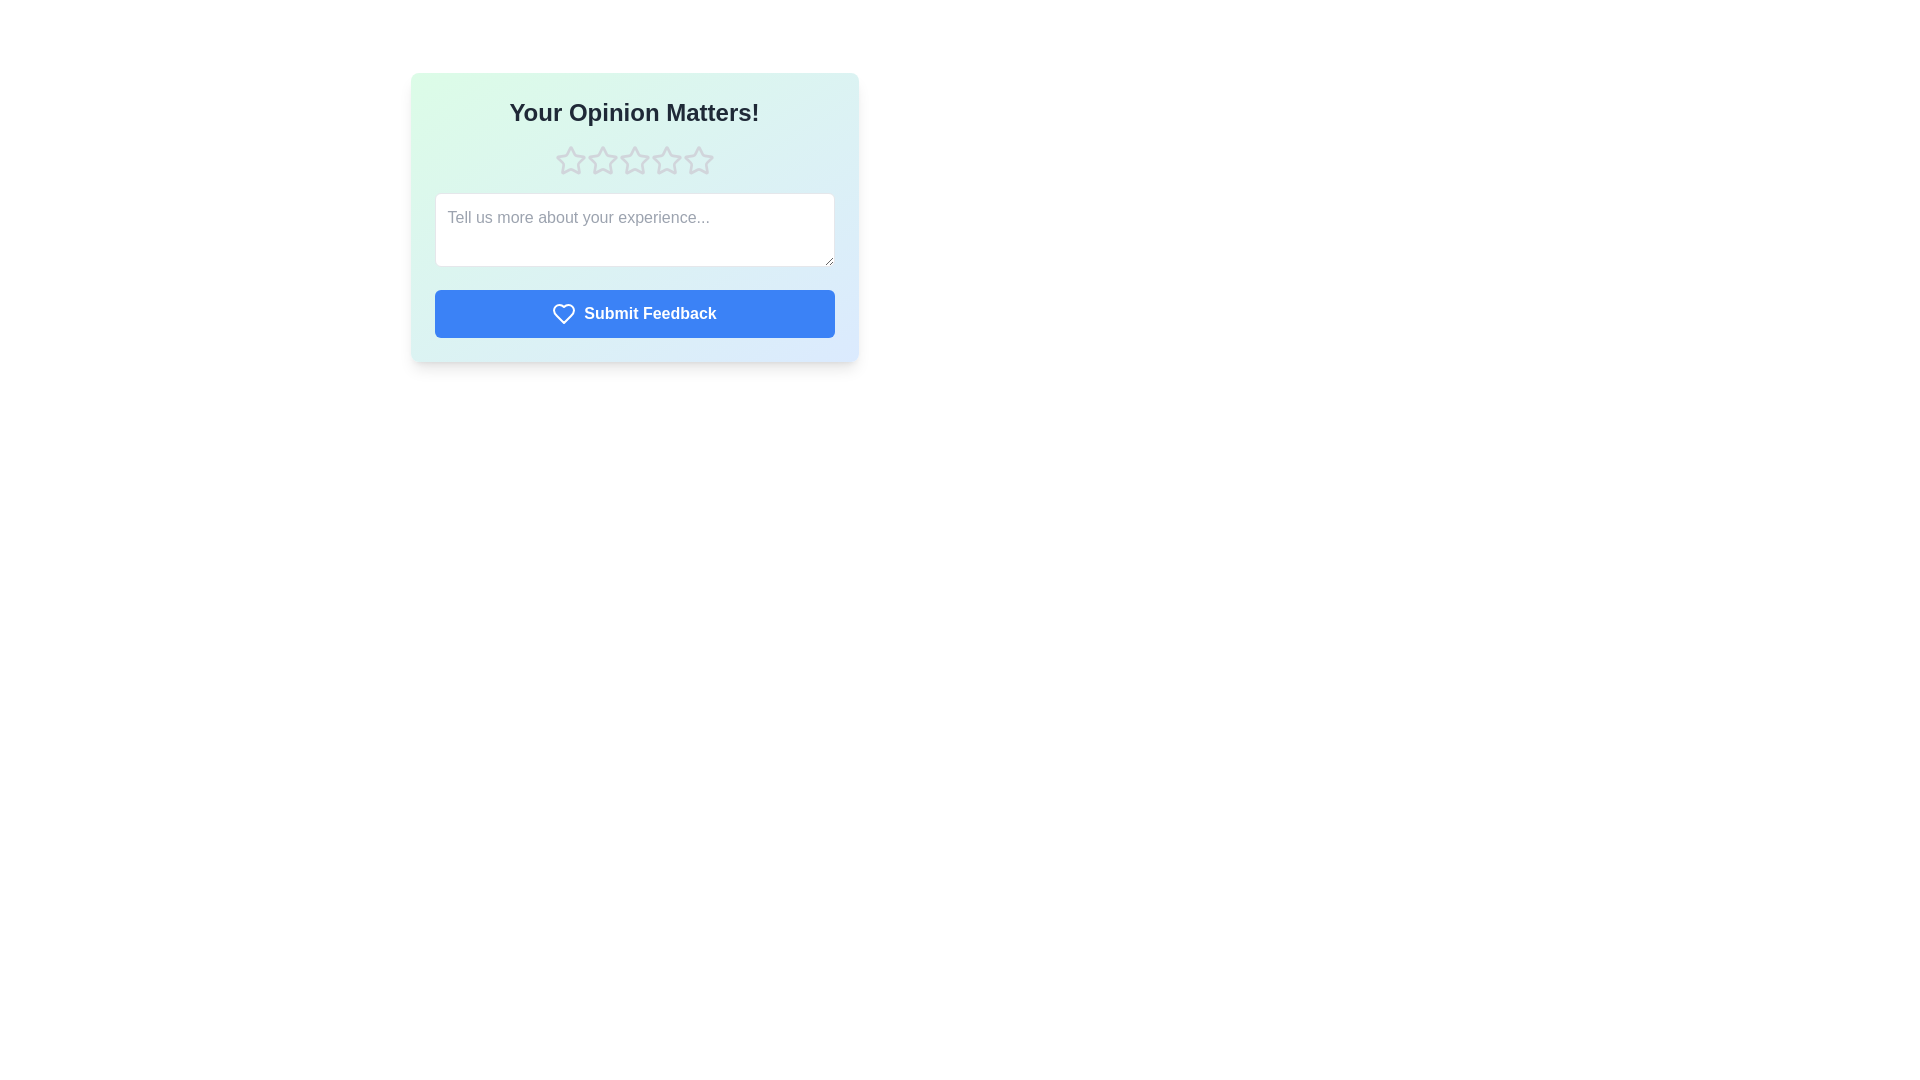 This screenshot has height=1080, width=1920. I want to click on the feedback submission button located at the bottom center of the card layout to change its color from blue to a darker blue, so click(633, 313).